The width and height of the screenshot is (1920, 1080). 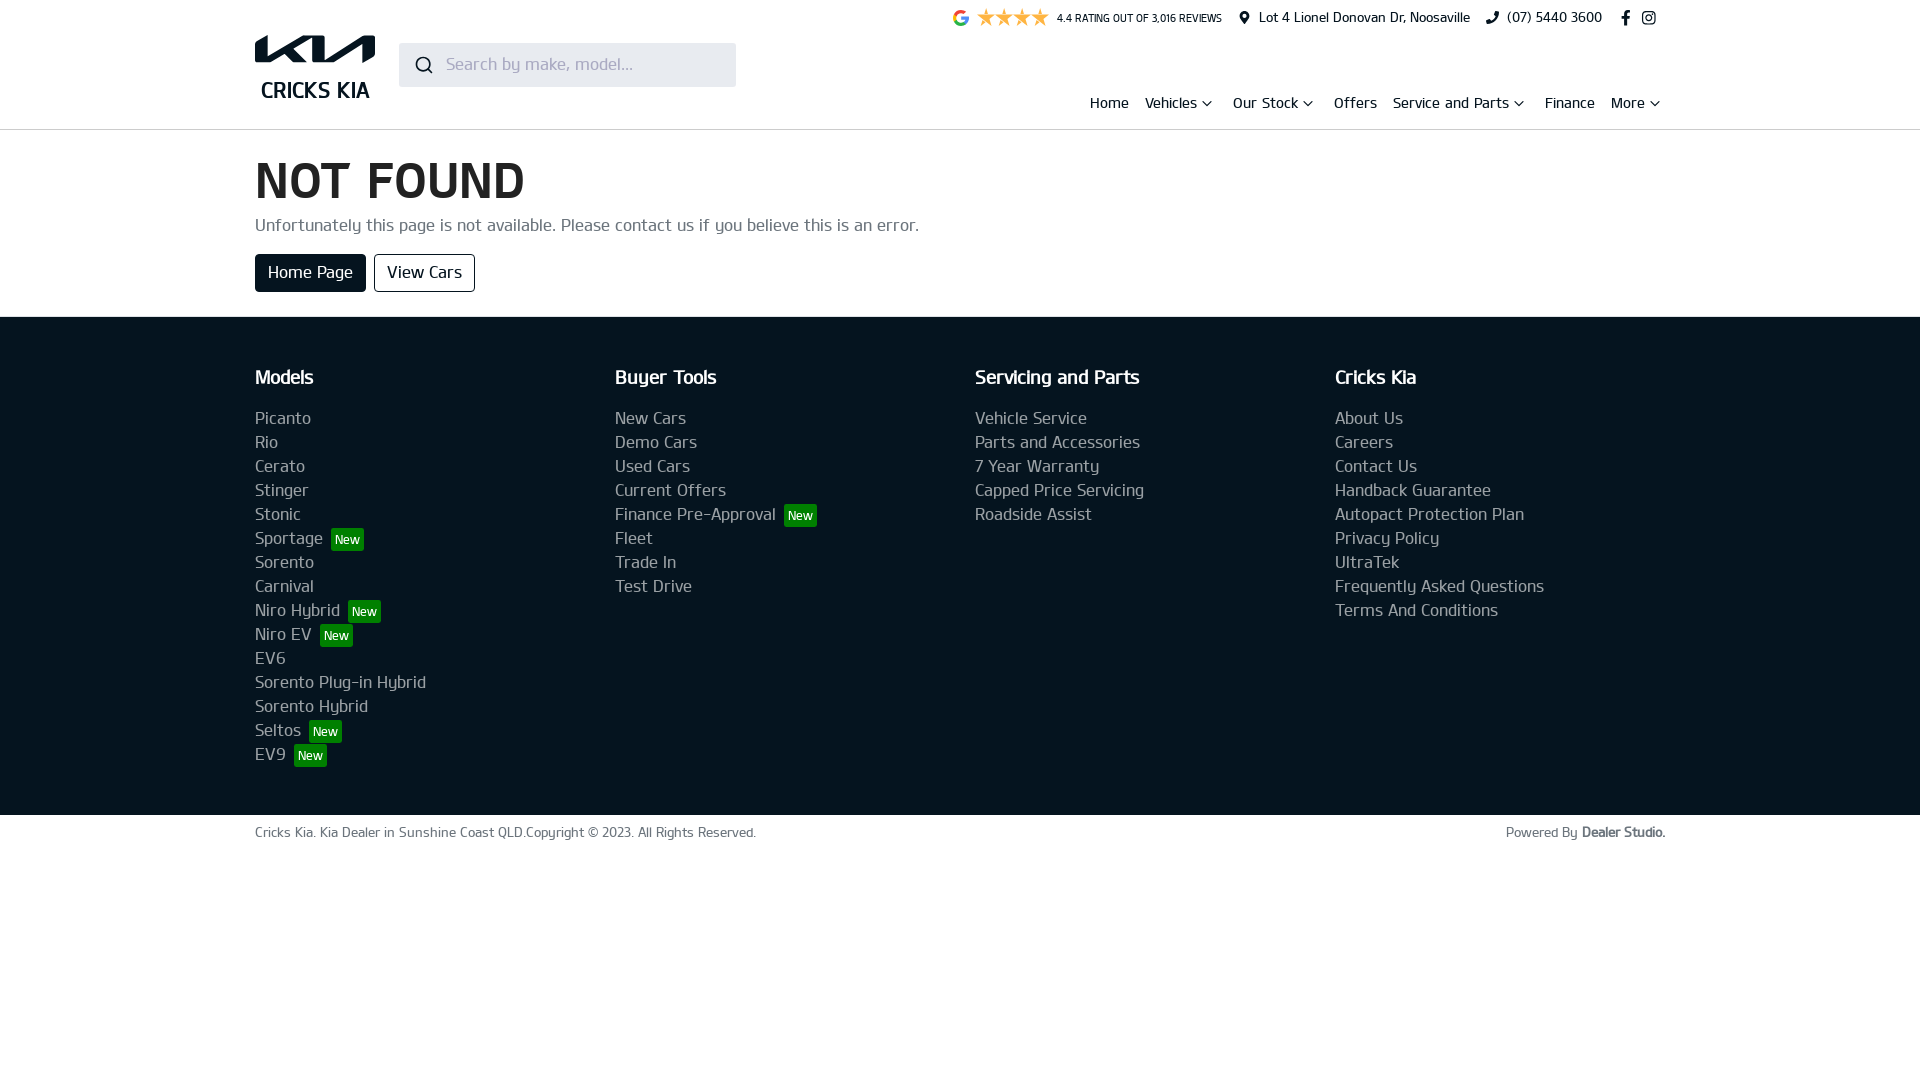 What do you see at coordinates (656, 441) in the screenshot?
I see `'Demo Cars'` at bounding box center [656, 441].